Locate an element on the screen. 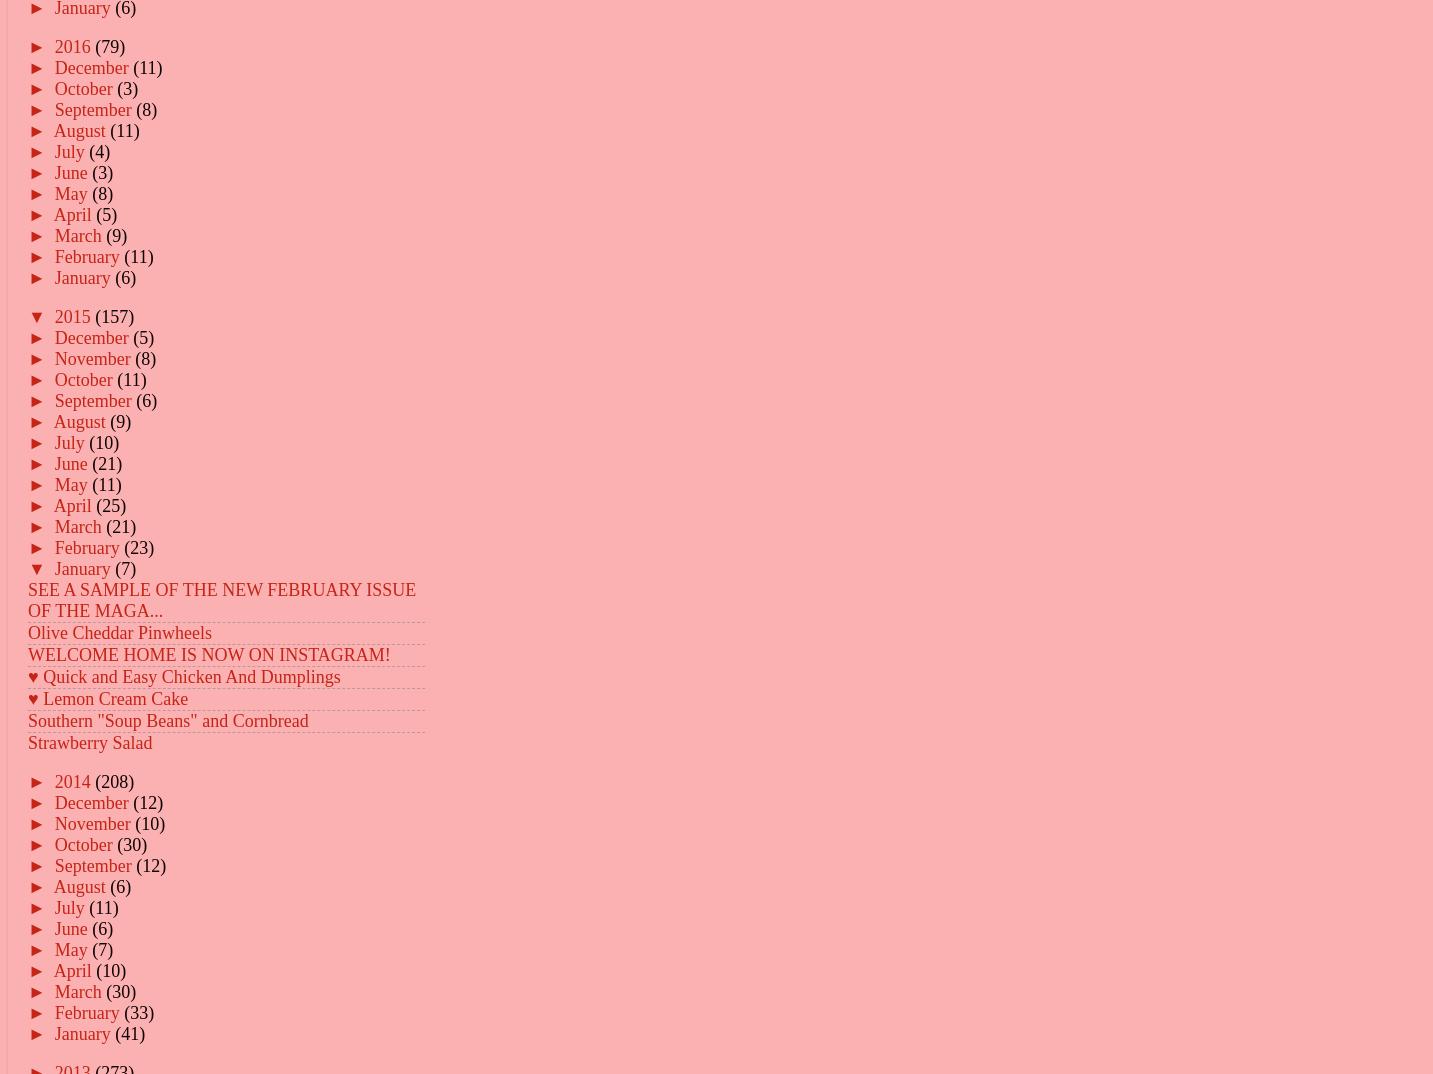  '(157)' is located at coordinates (113, 315).